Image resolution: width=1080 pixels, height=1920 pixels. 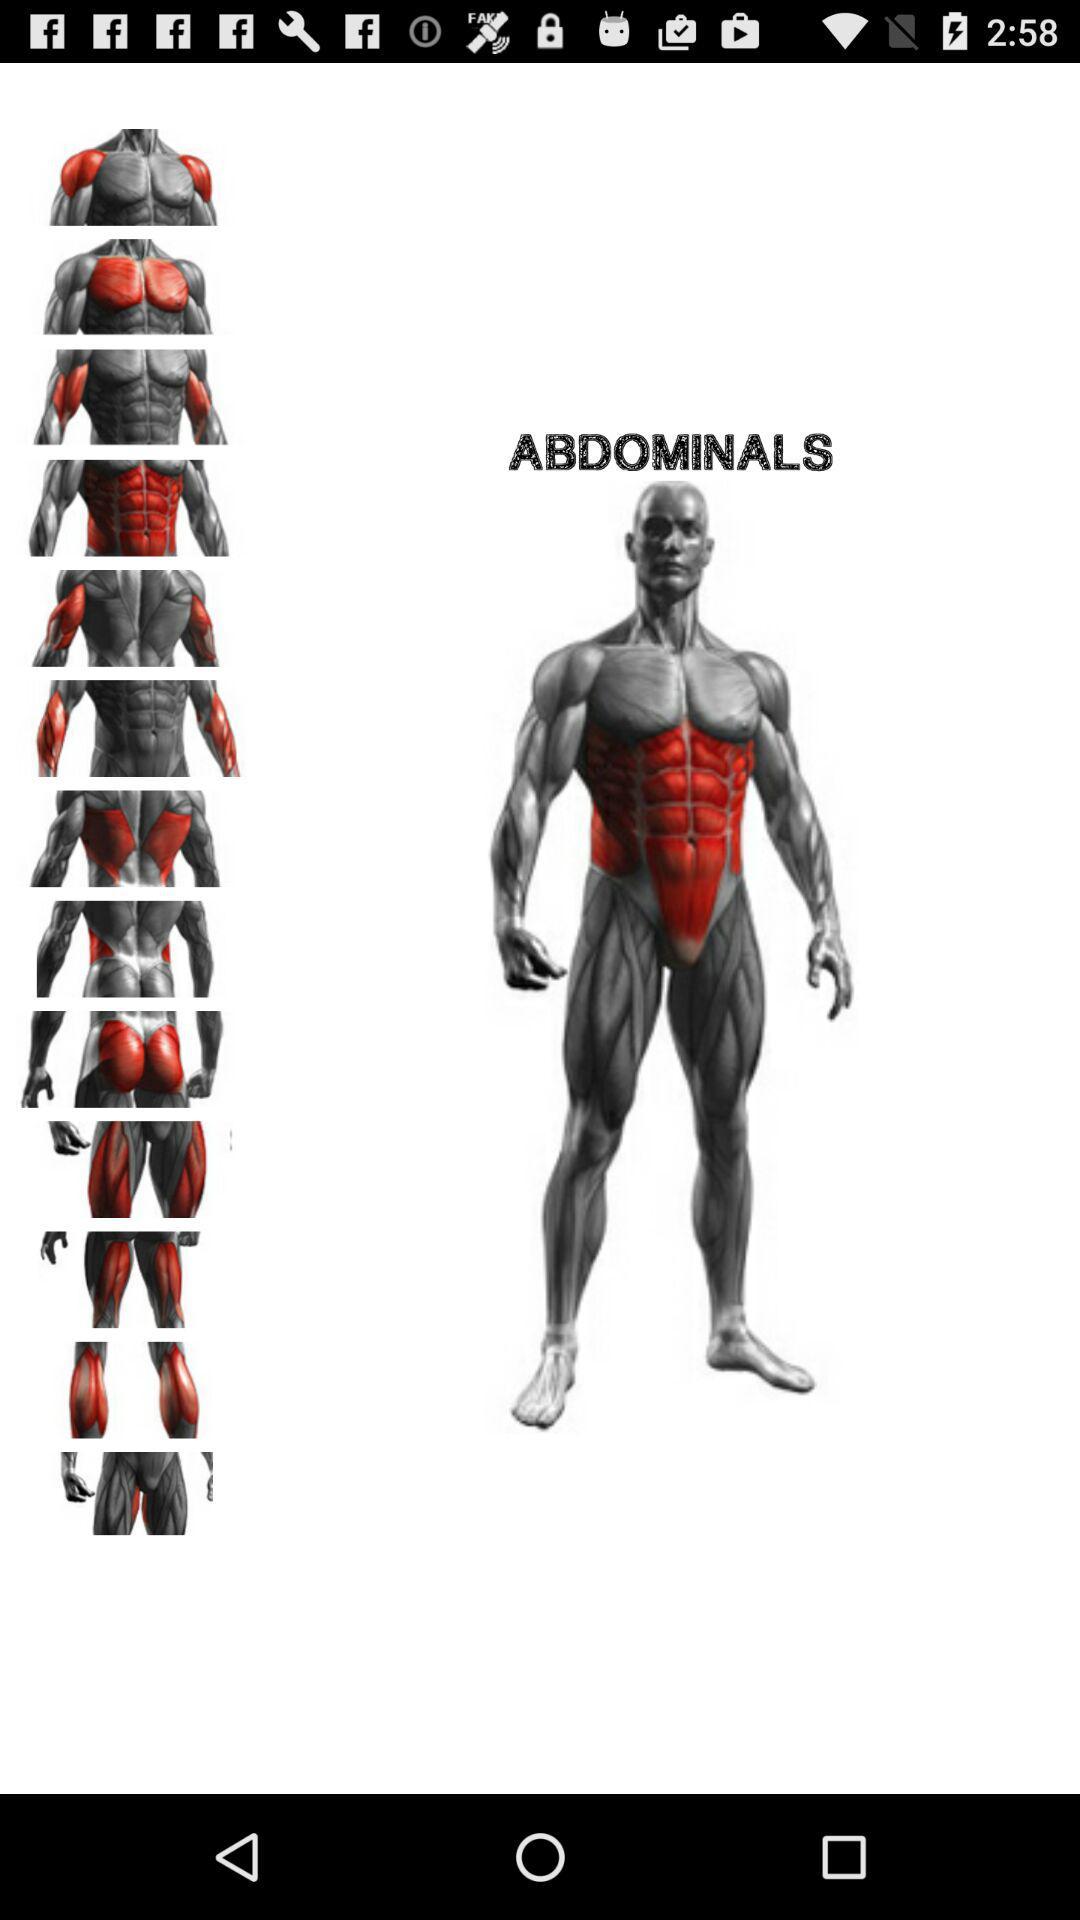 What do you see at coordinates (131, 1493) in the screenshot?
I see `show more` at bounding box center [131, 1493].